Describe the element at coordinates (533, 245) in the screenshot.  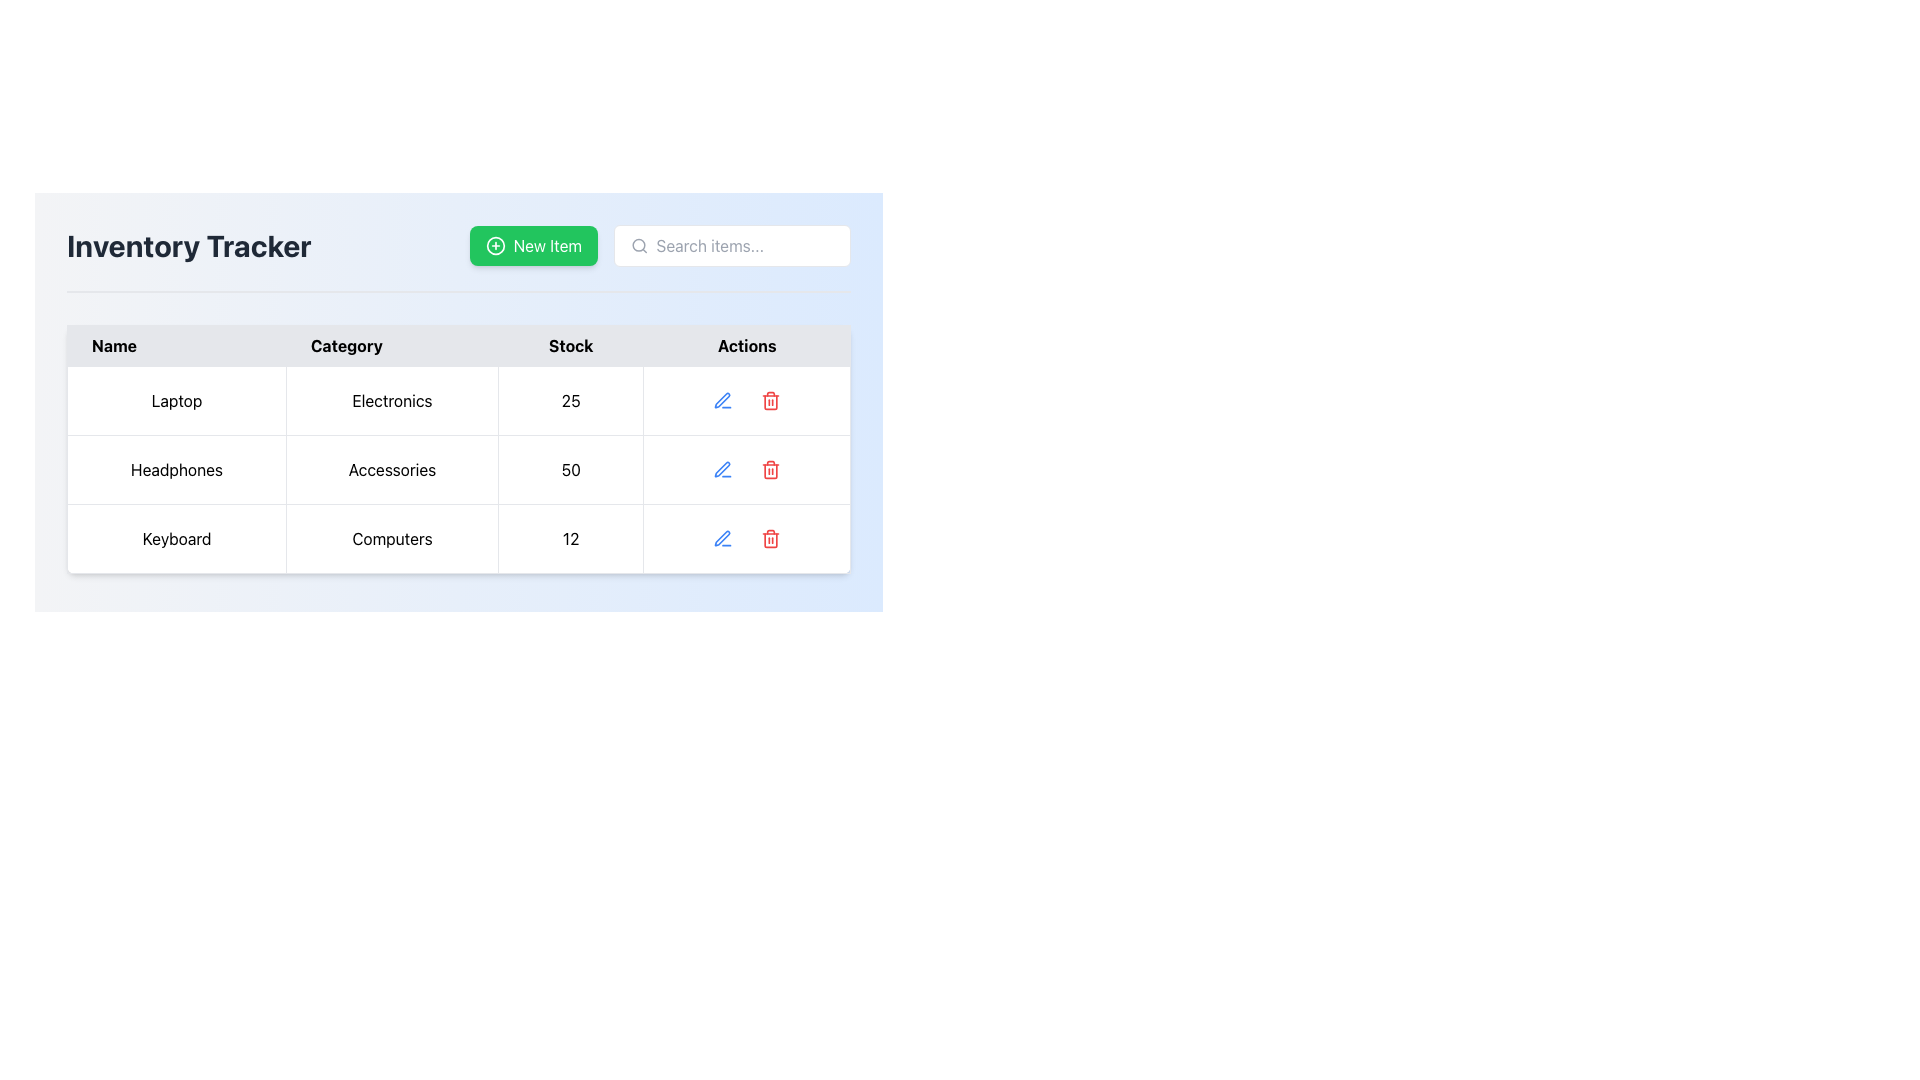
I see `the 'Add New Item' button located towards the center-left of the interface, which allows users to create or add a new item to the inventory` at that location.